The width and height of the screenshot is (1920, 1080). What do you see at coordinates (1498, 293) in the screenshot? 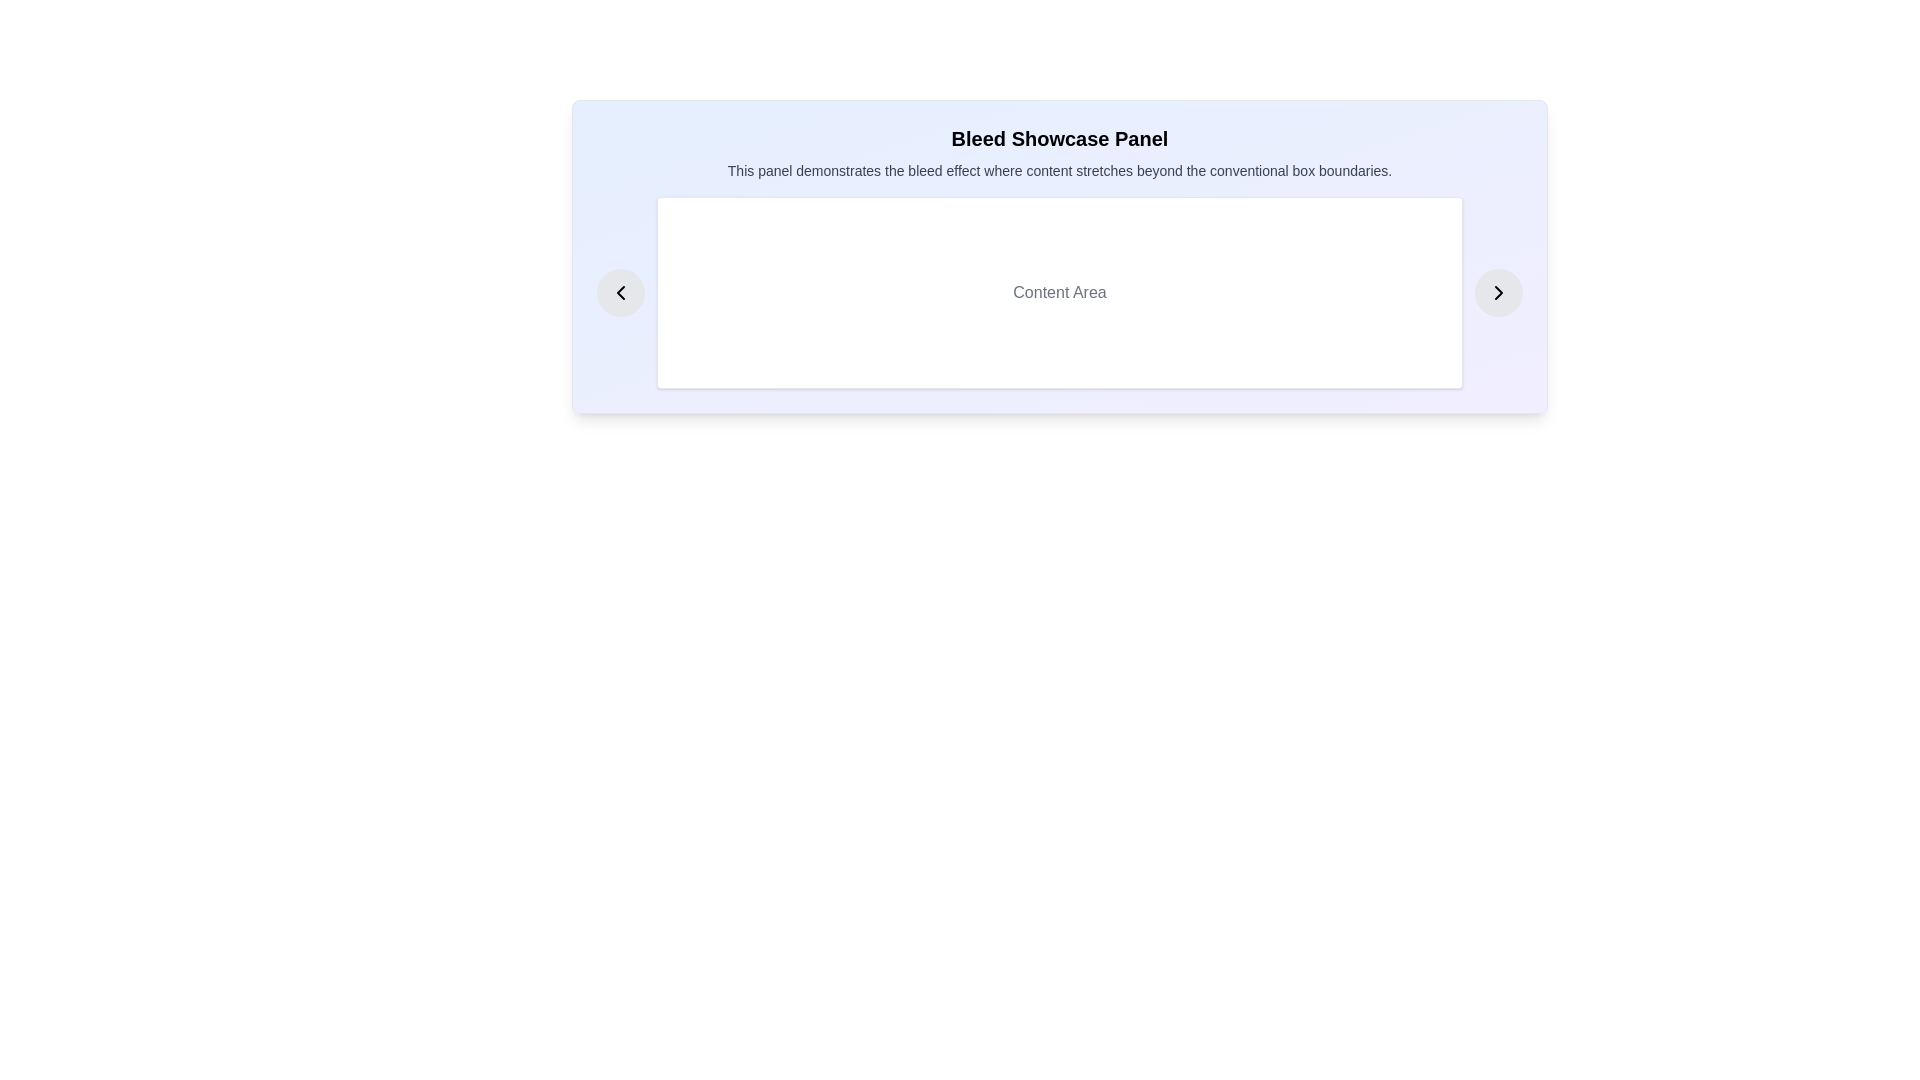
I see `the rightmost navigation button` at bounding box center [1498, 293].